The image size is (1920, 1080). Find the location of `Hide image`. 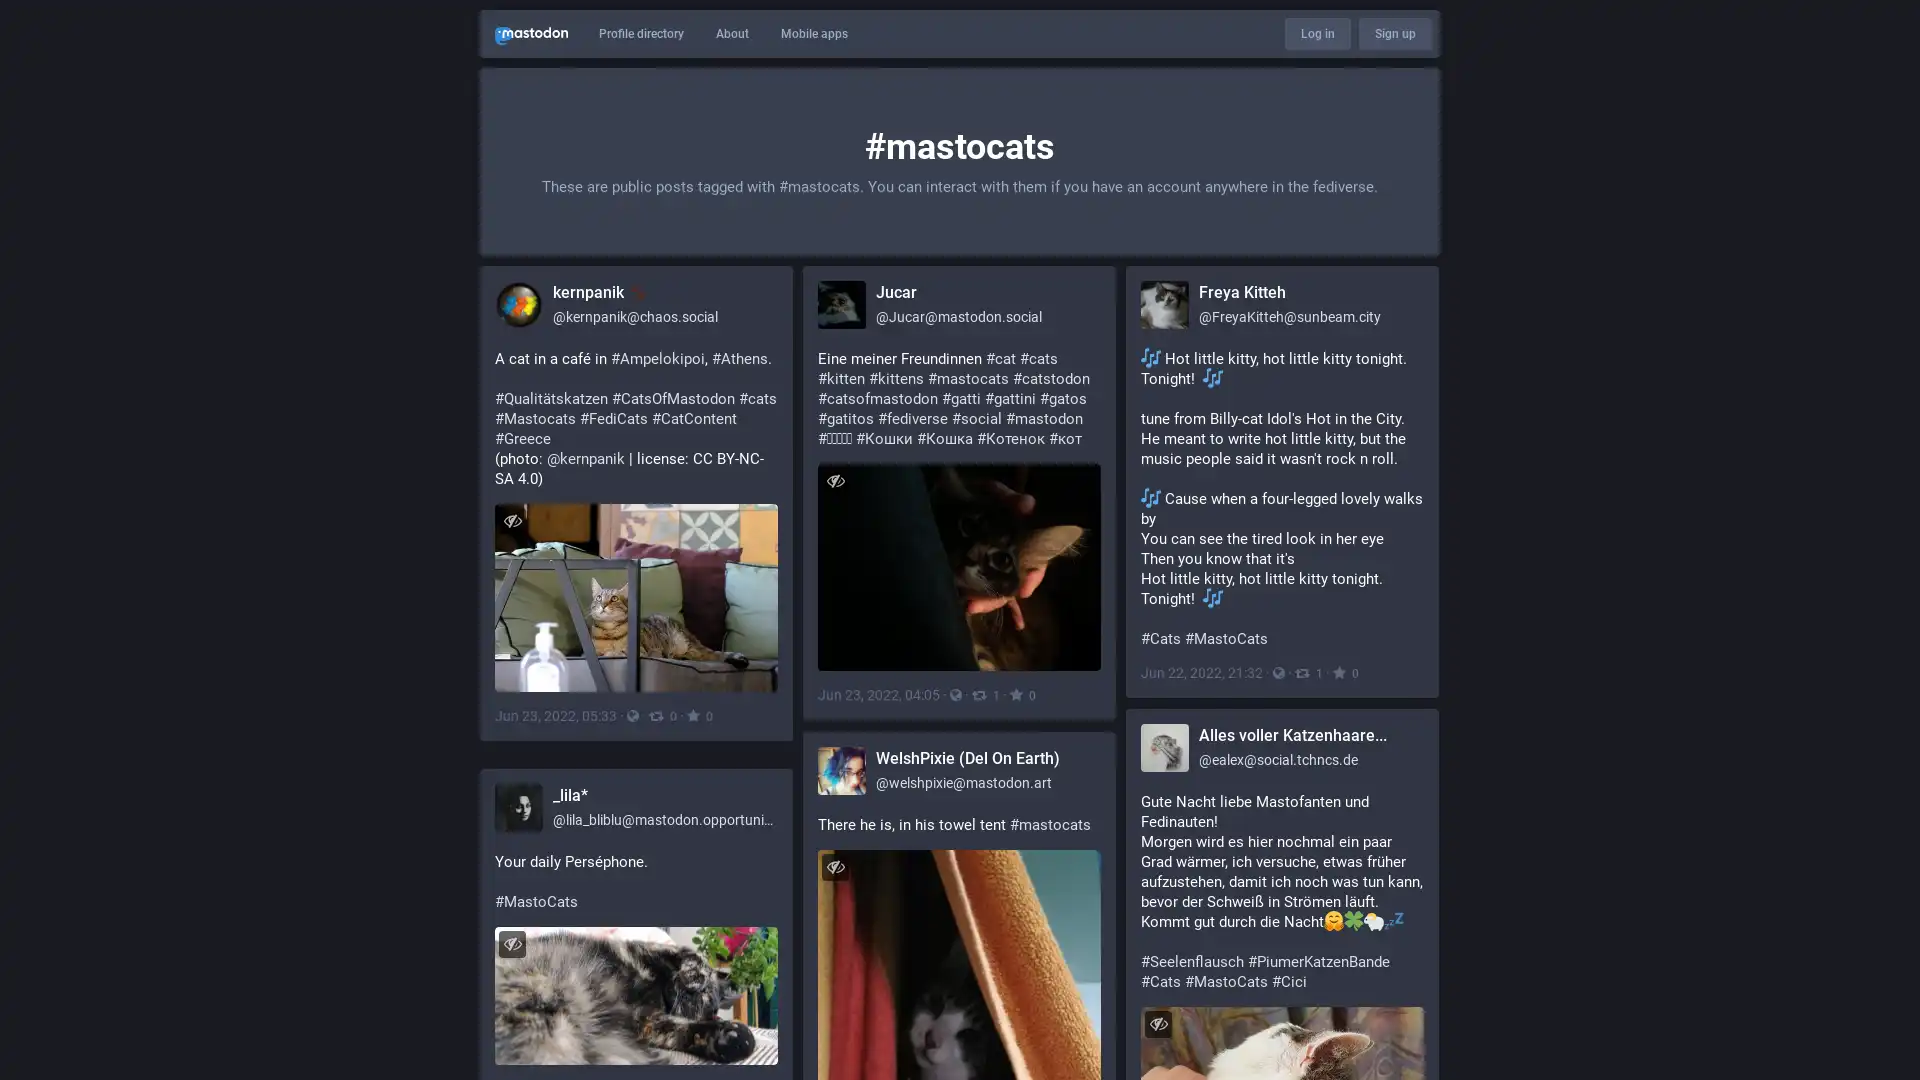

Hide image is located at coordinates (1158, 1023).